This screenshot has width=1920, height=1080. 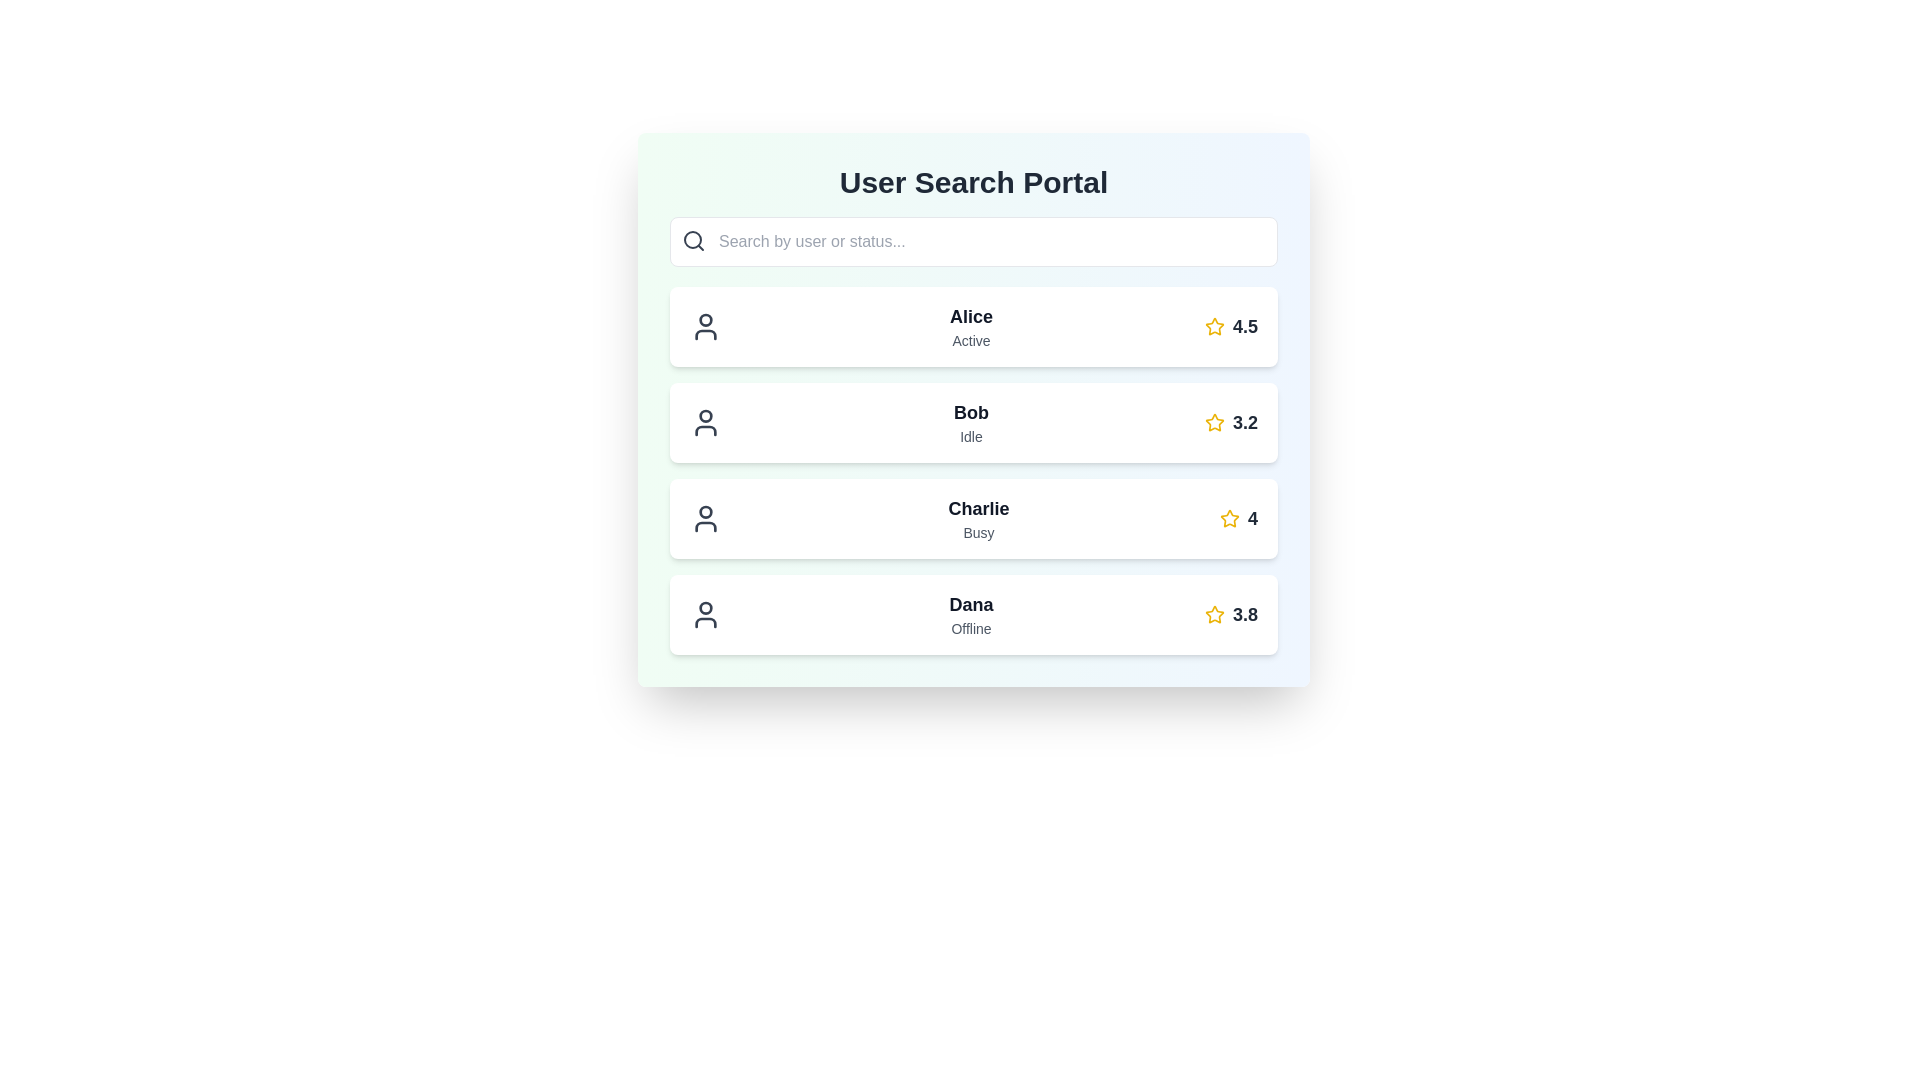 I want to click on the text element displaying the rating score for the user Alice, which is located to the right of the star icon in the top section of a vertically arranged list, so click(x=1244, y=326).